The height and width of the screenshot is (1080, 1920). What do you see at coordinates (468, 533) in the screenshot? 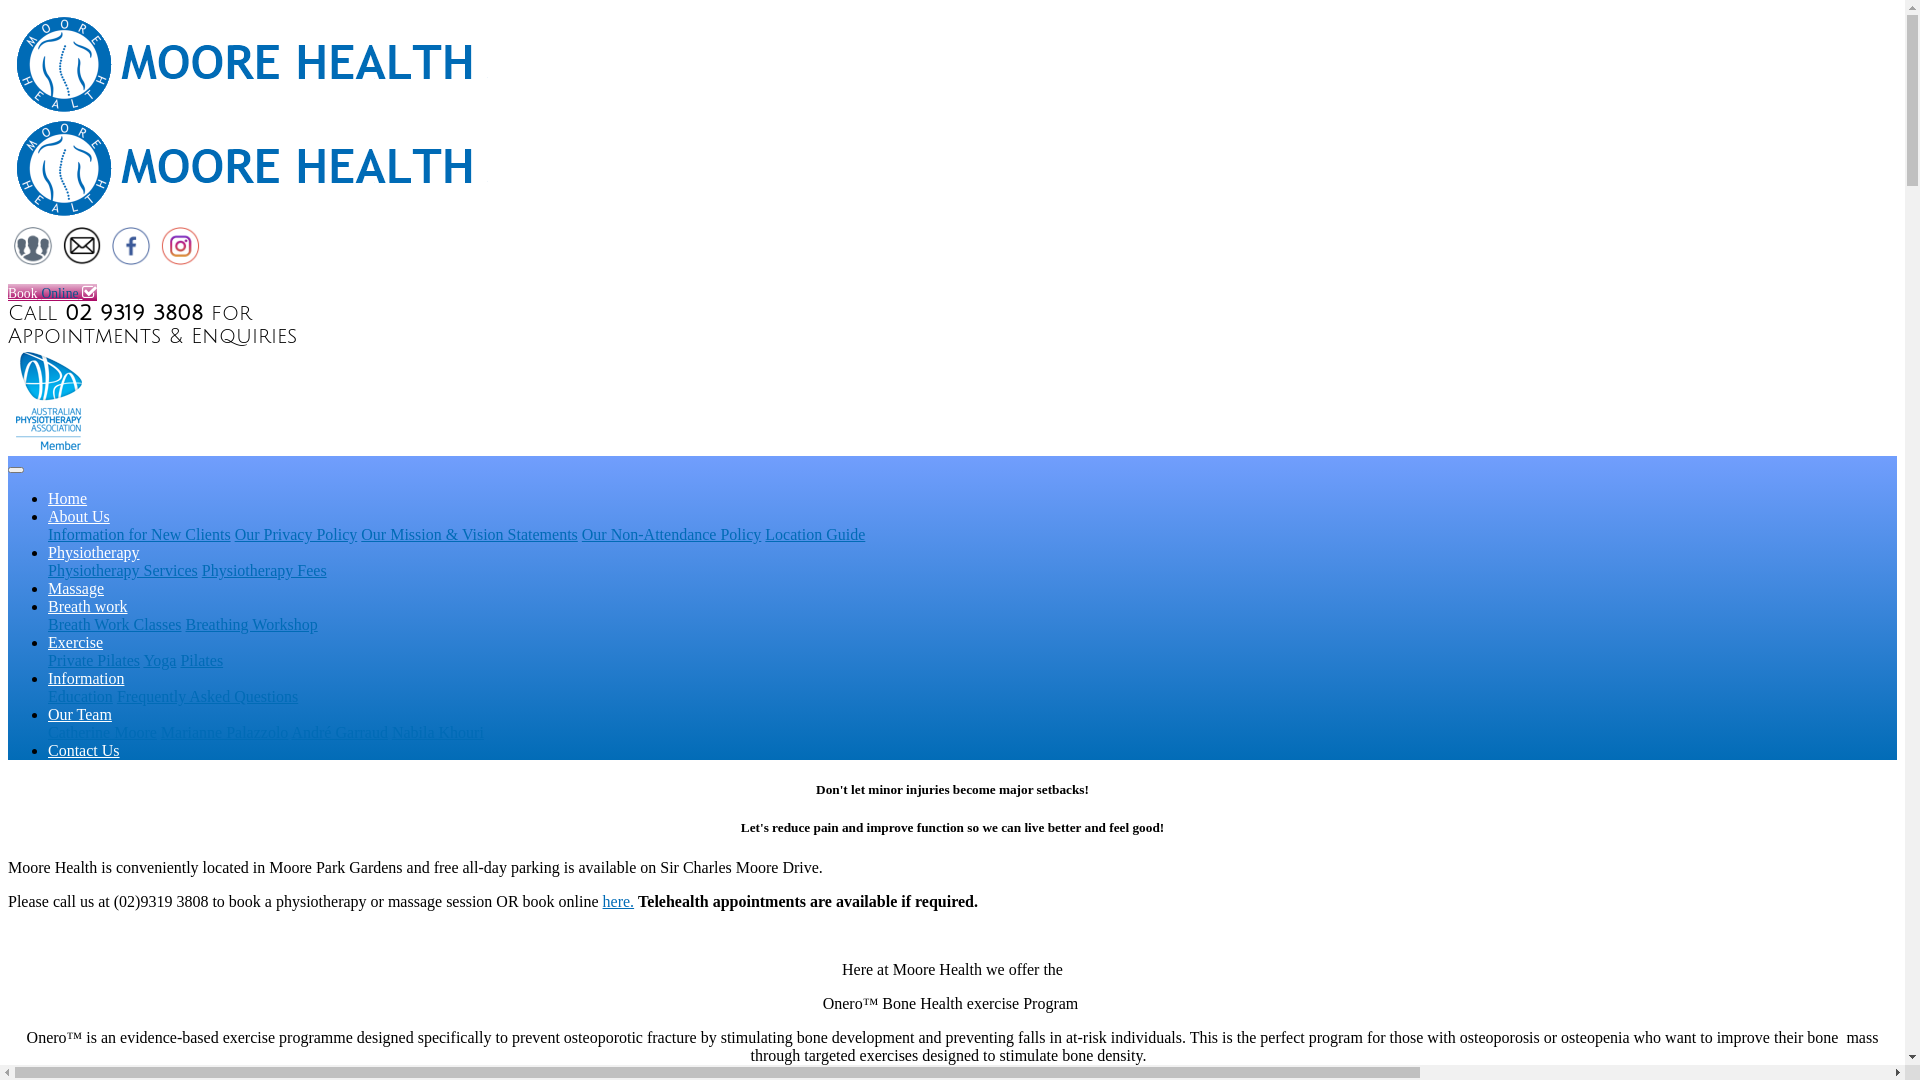
I see `'Our Mission & Vision Statements'` at bounding box center [468, 533].